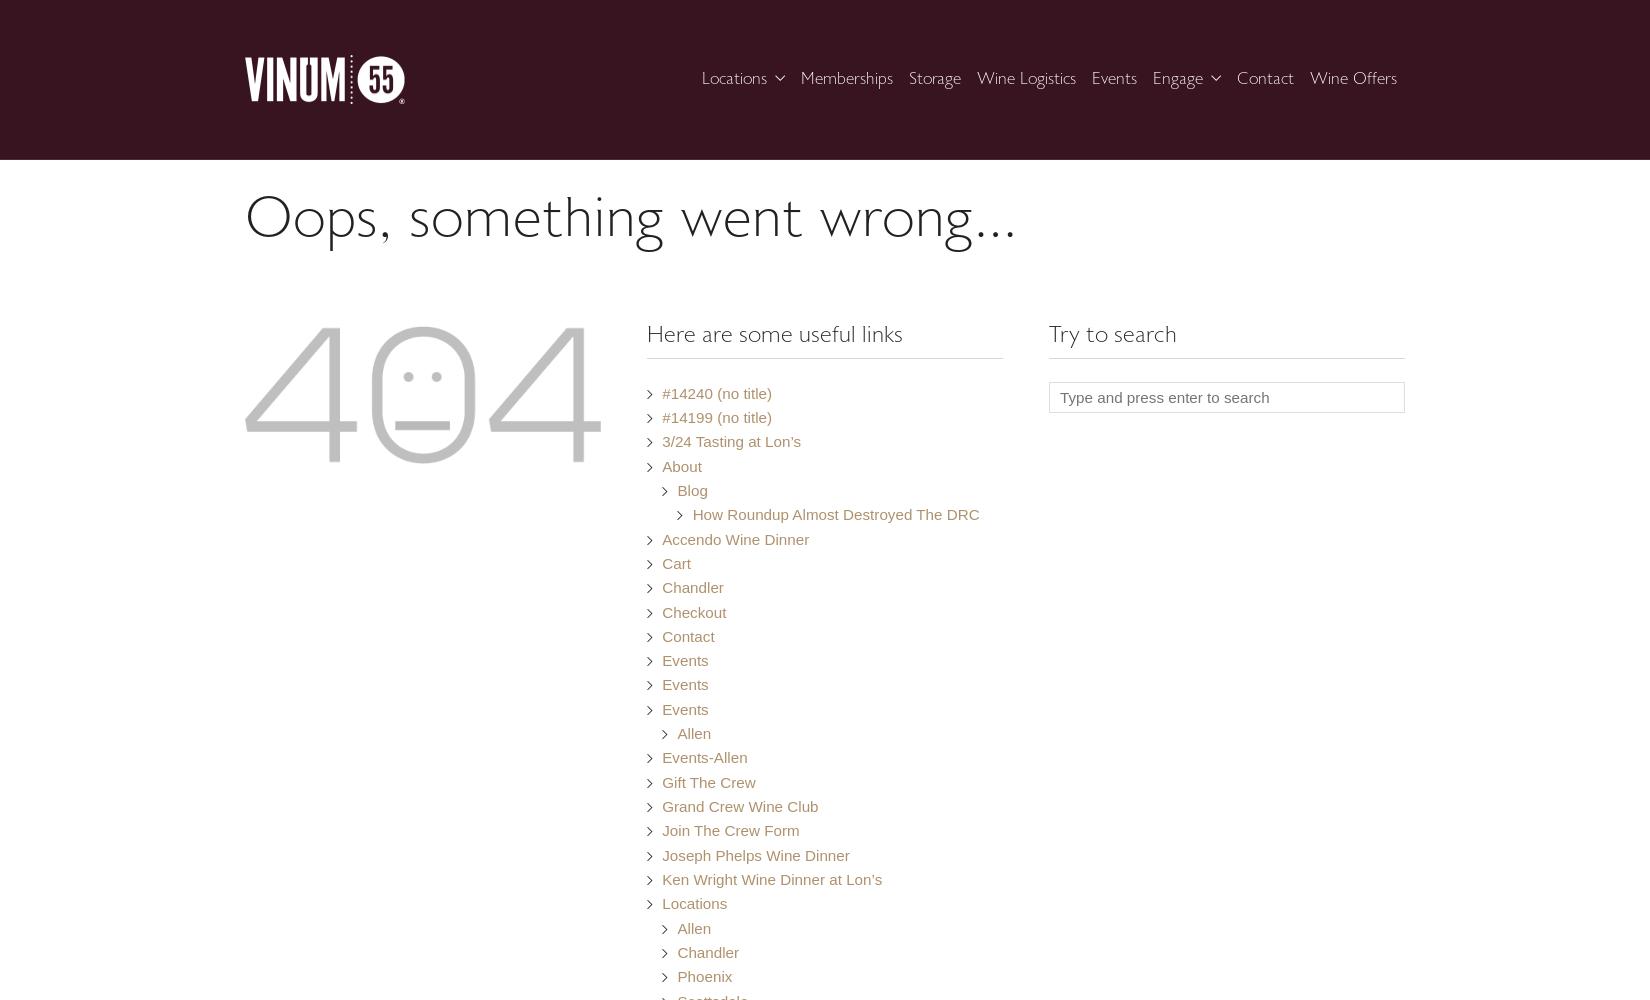 Image resolution: width=1650 pixels, height=1000 pixels. What do you see at coordinates (680, 464) in the screenshot?
I see `'About'` at bounding box center [680, 464].